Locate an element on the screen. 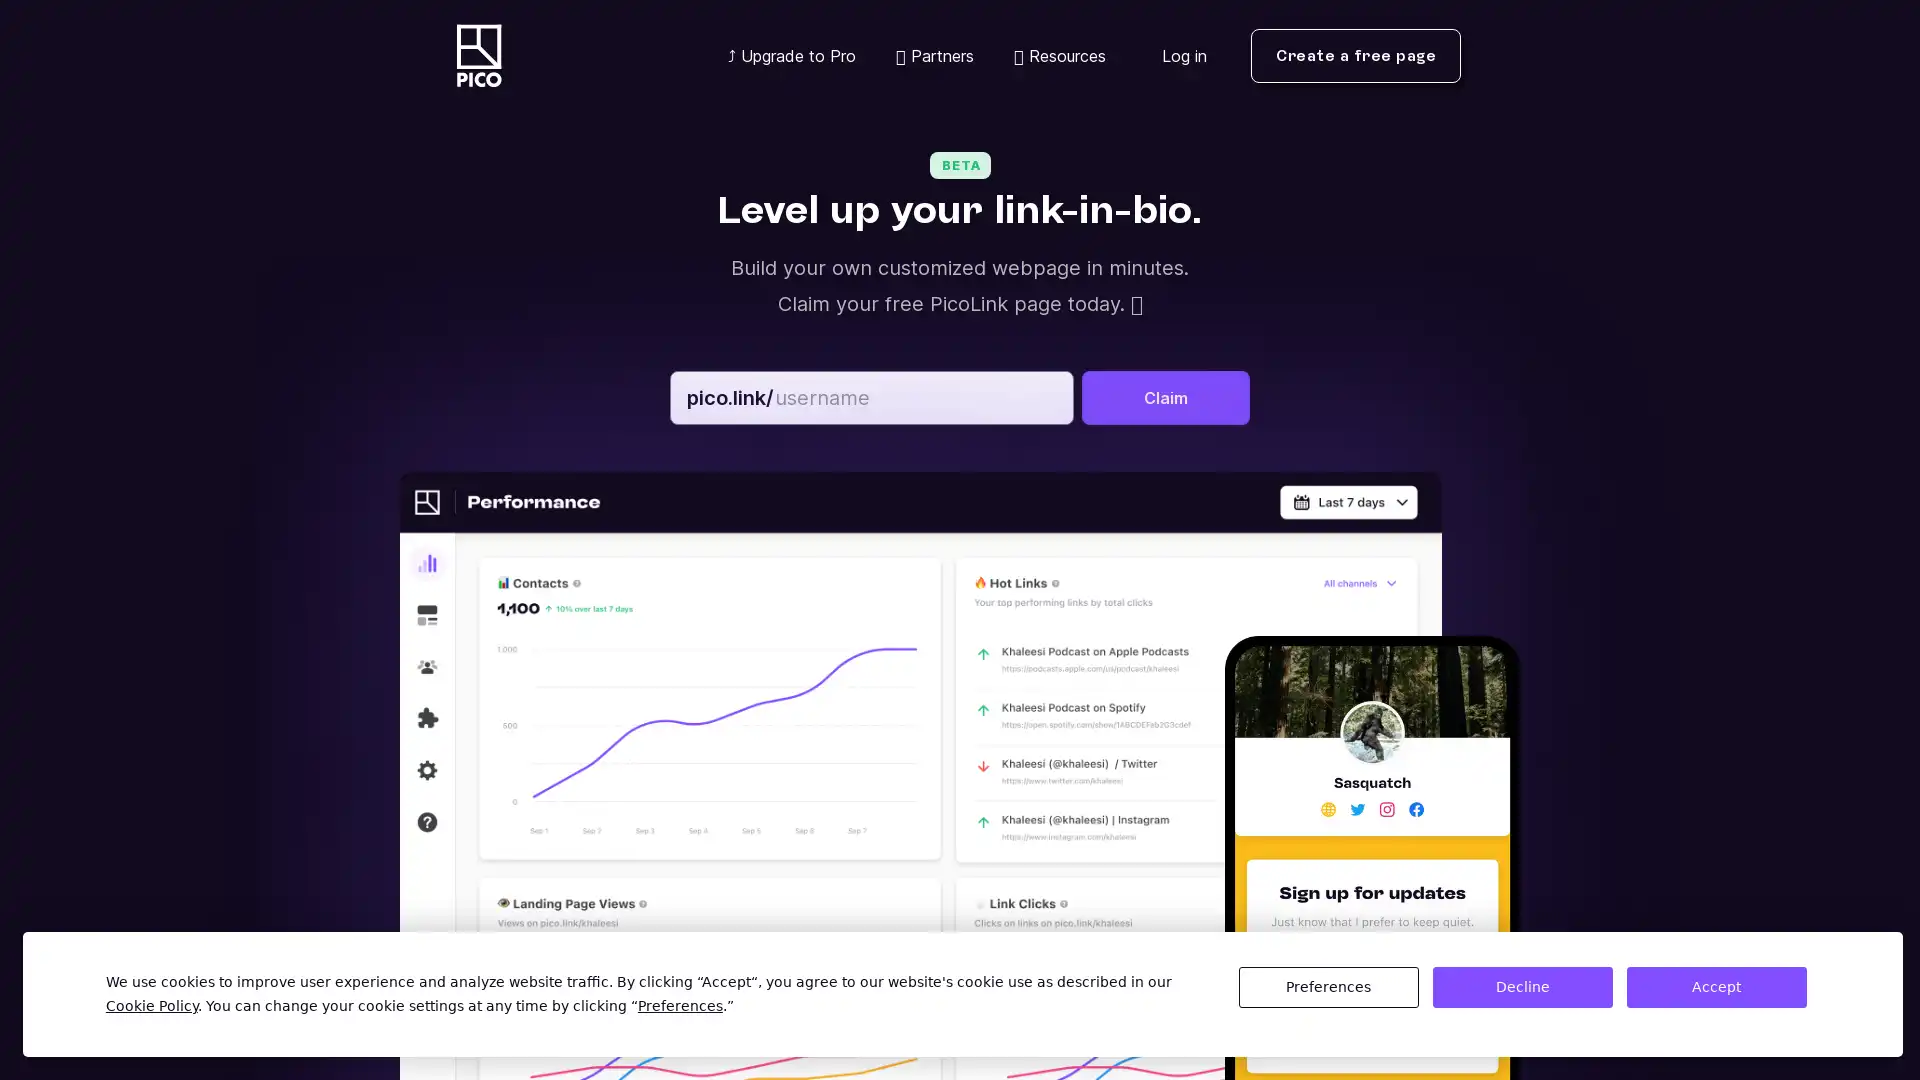 This screenshot has height=1080, width=1920. Claim is located at coordinates (1166, 397).